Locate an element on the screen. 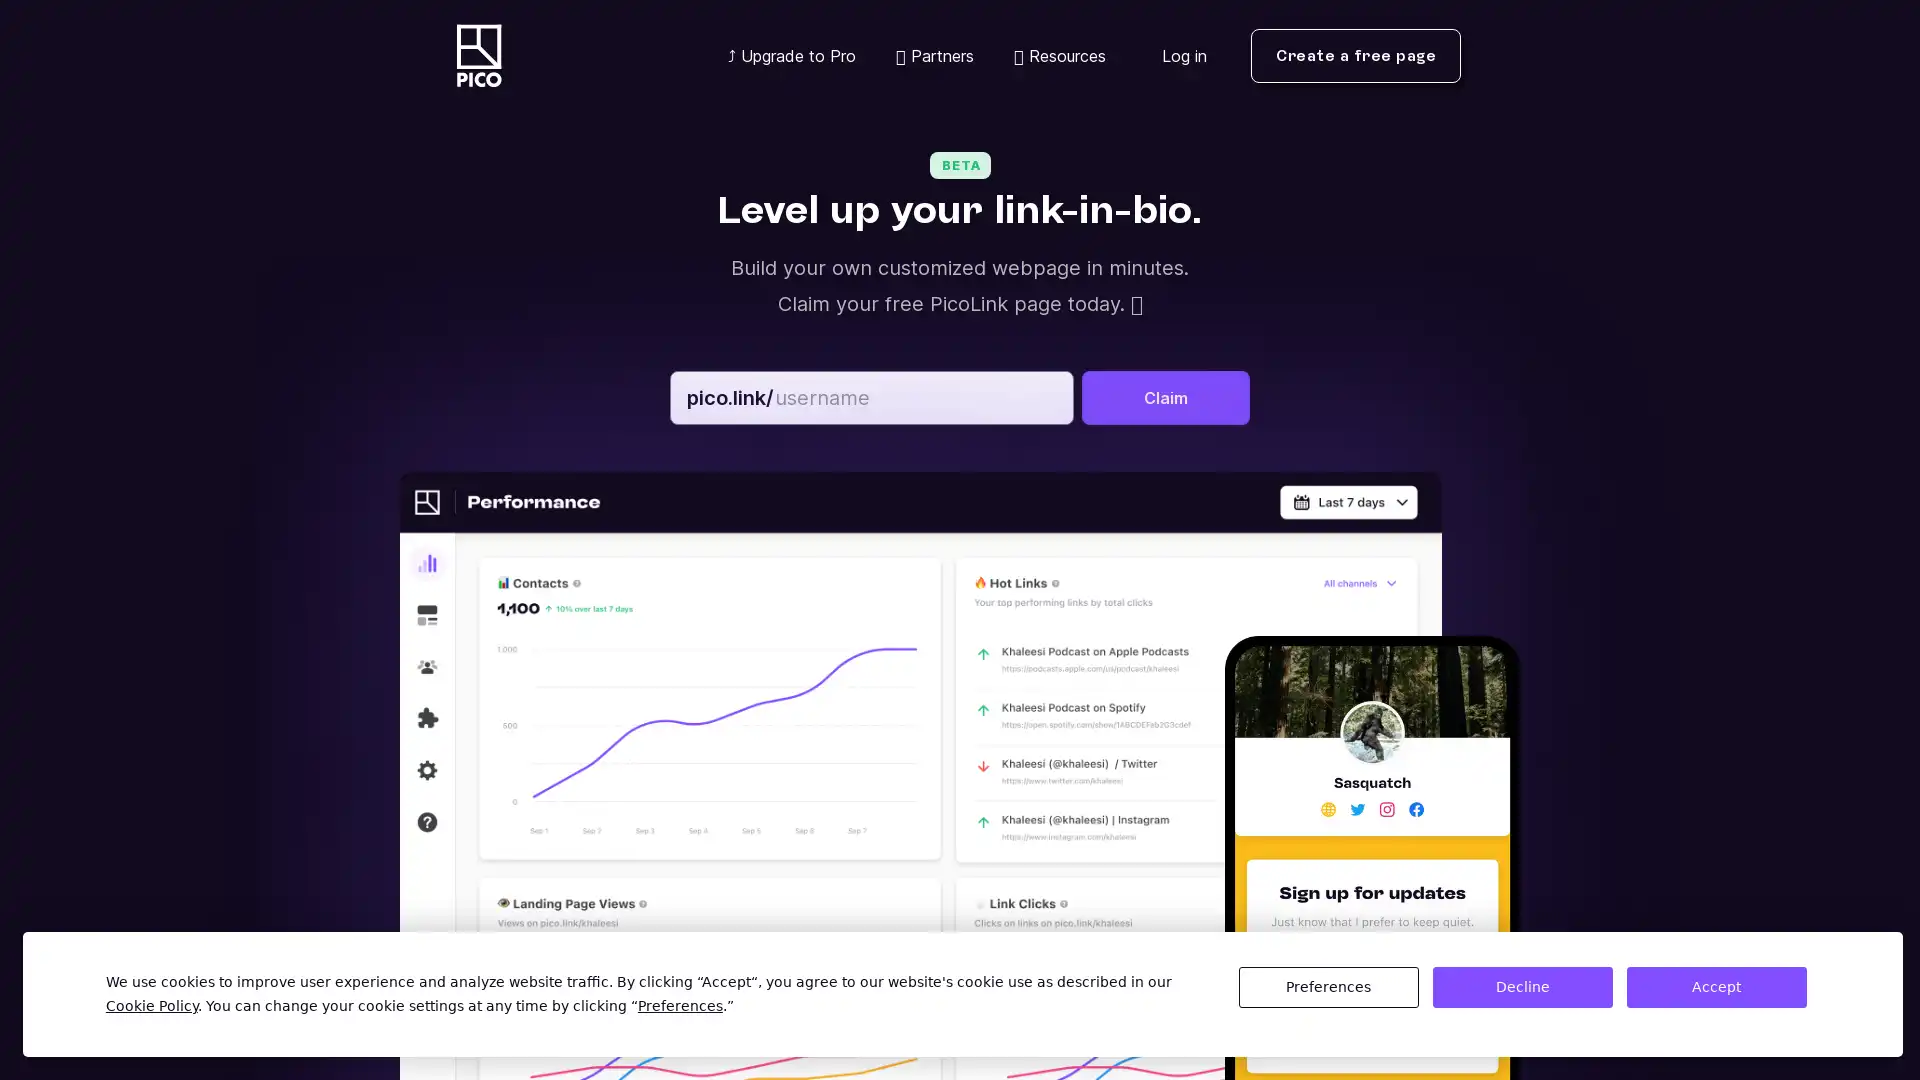 This screenshot has height=1080, width=1920. Claim is located at coordinates (1166, 397).